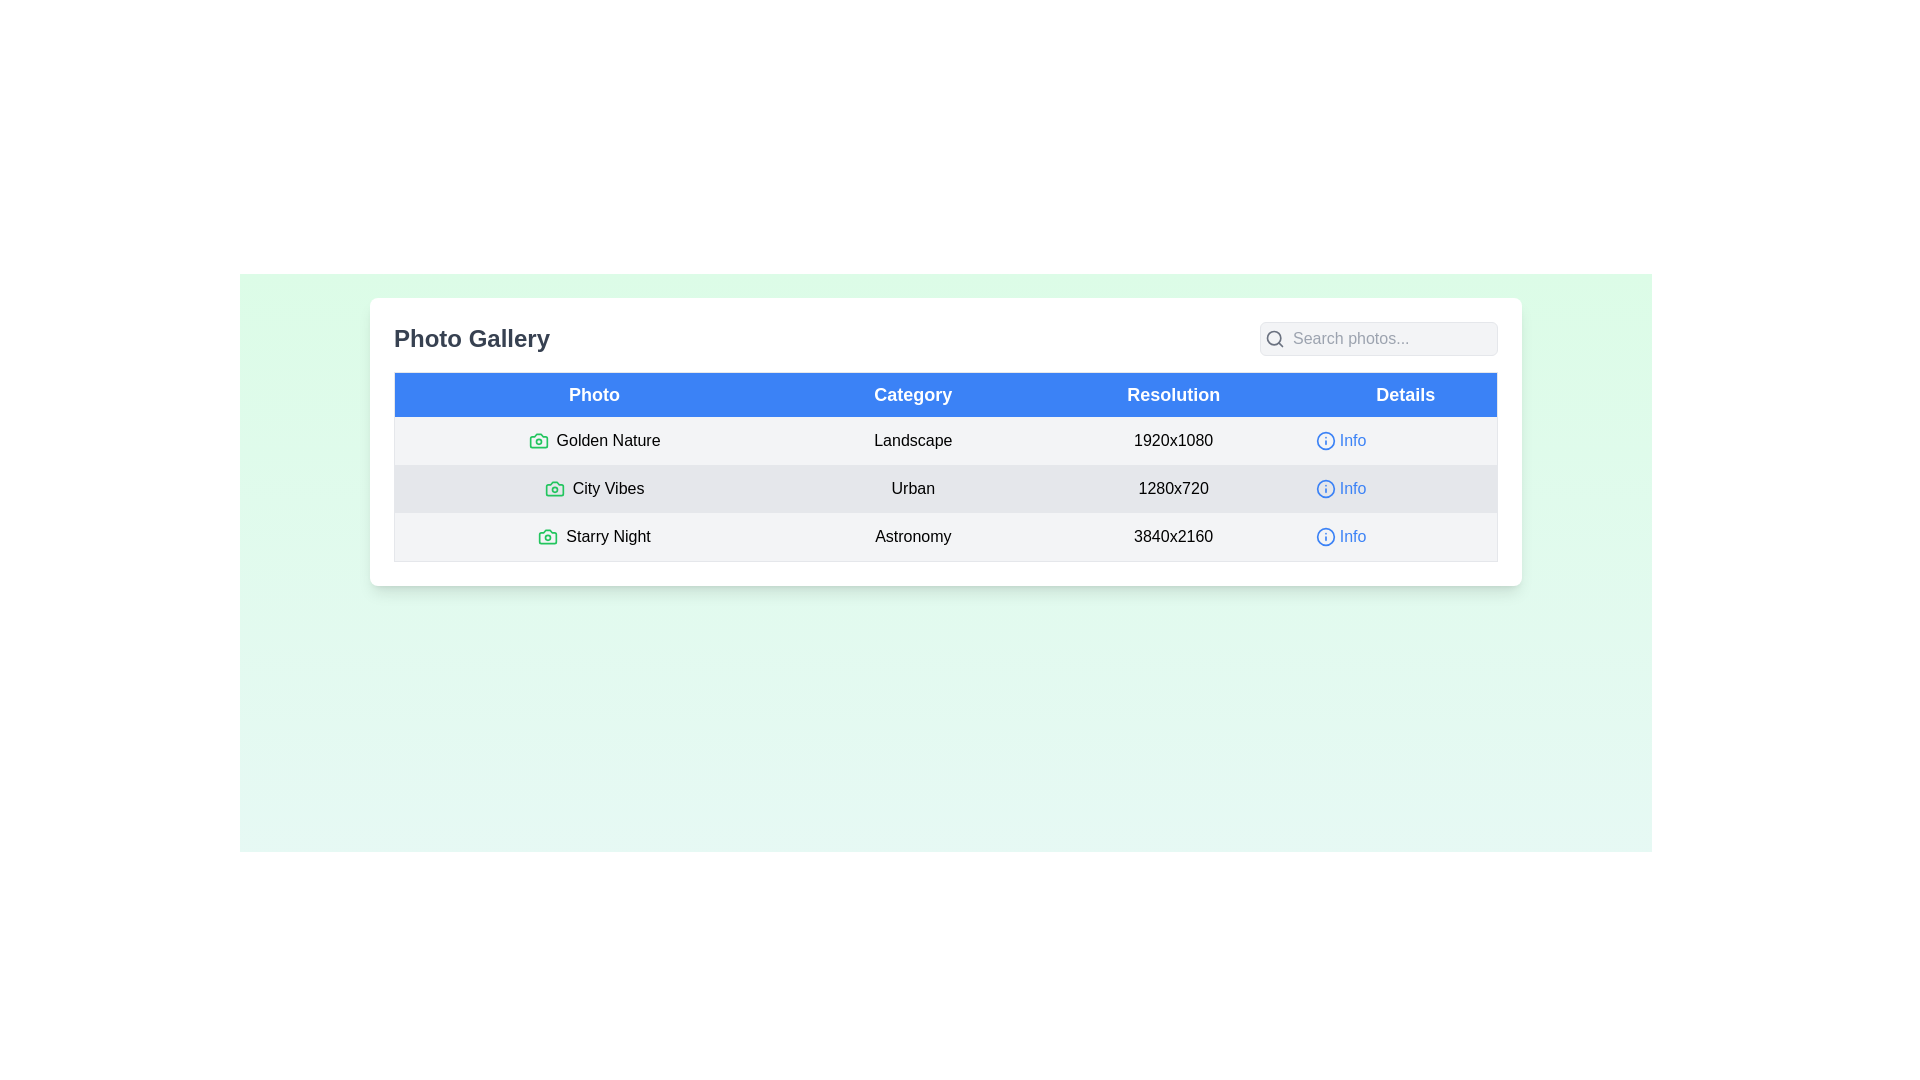 The width and height of the screenshot is (1920, 1080). Describe the element at coordinates (1325, 489) in the screenshot. I see `the Information icon in the 'Details' column of the second row of the table` at that location.